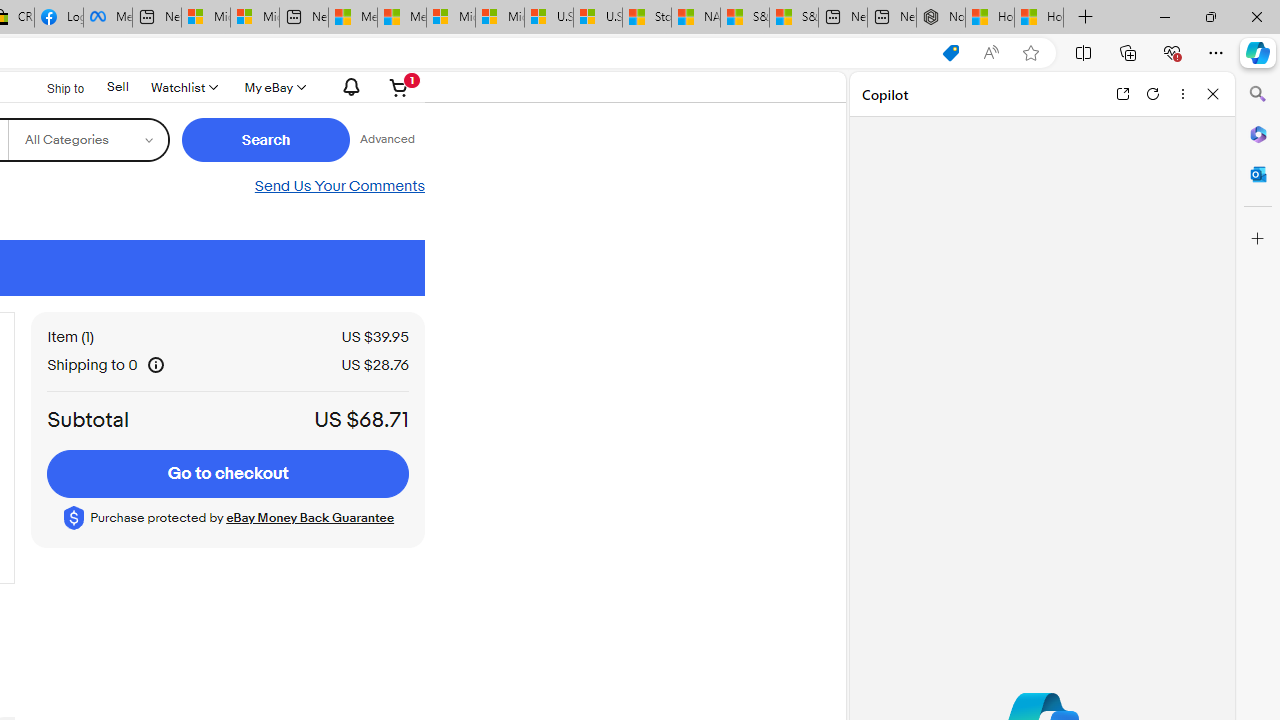 Image resolution: width=1280 pixels, height=720 pixels. I want to click on 'Watchlist', so click(183, 86).